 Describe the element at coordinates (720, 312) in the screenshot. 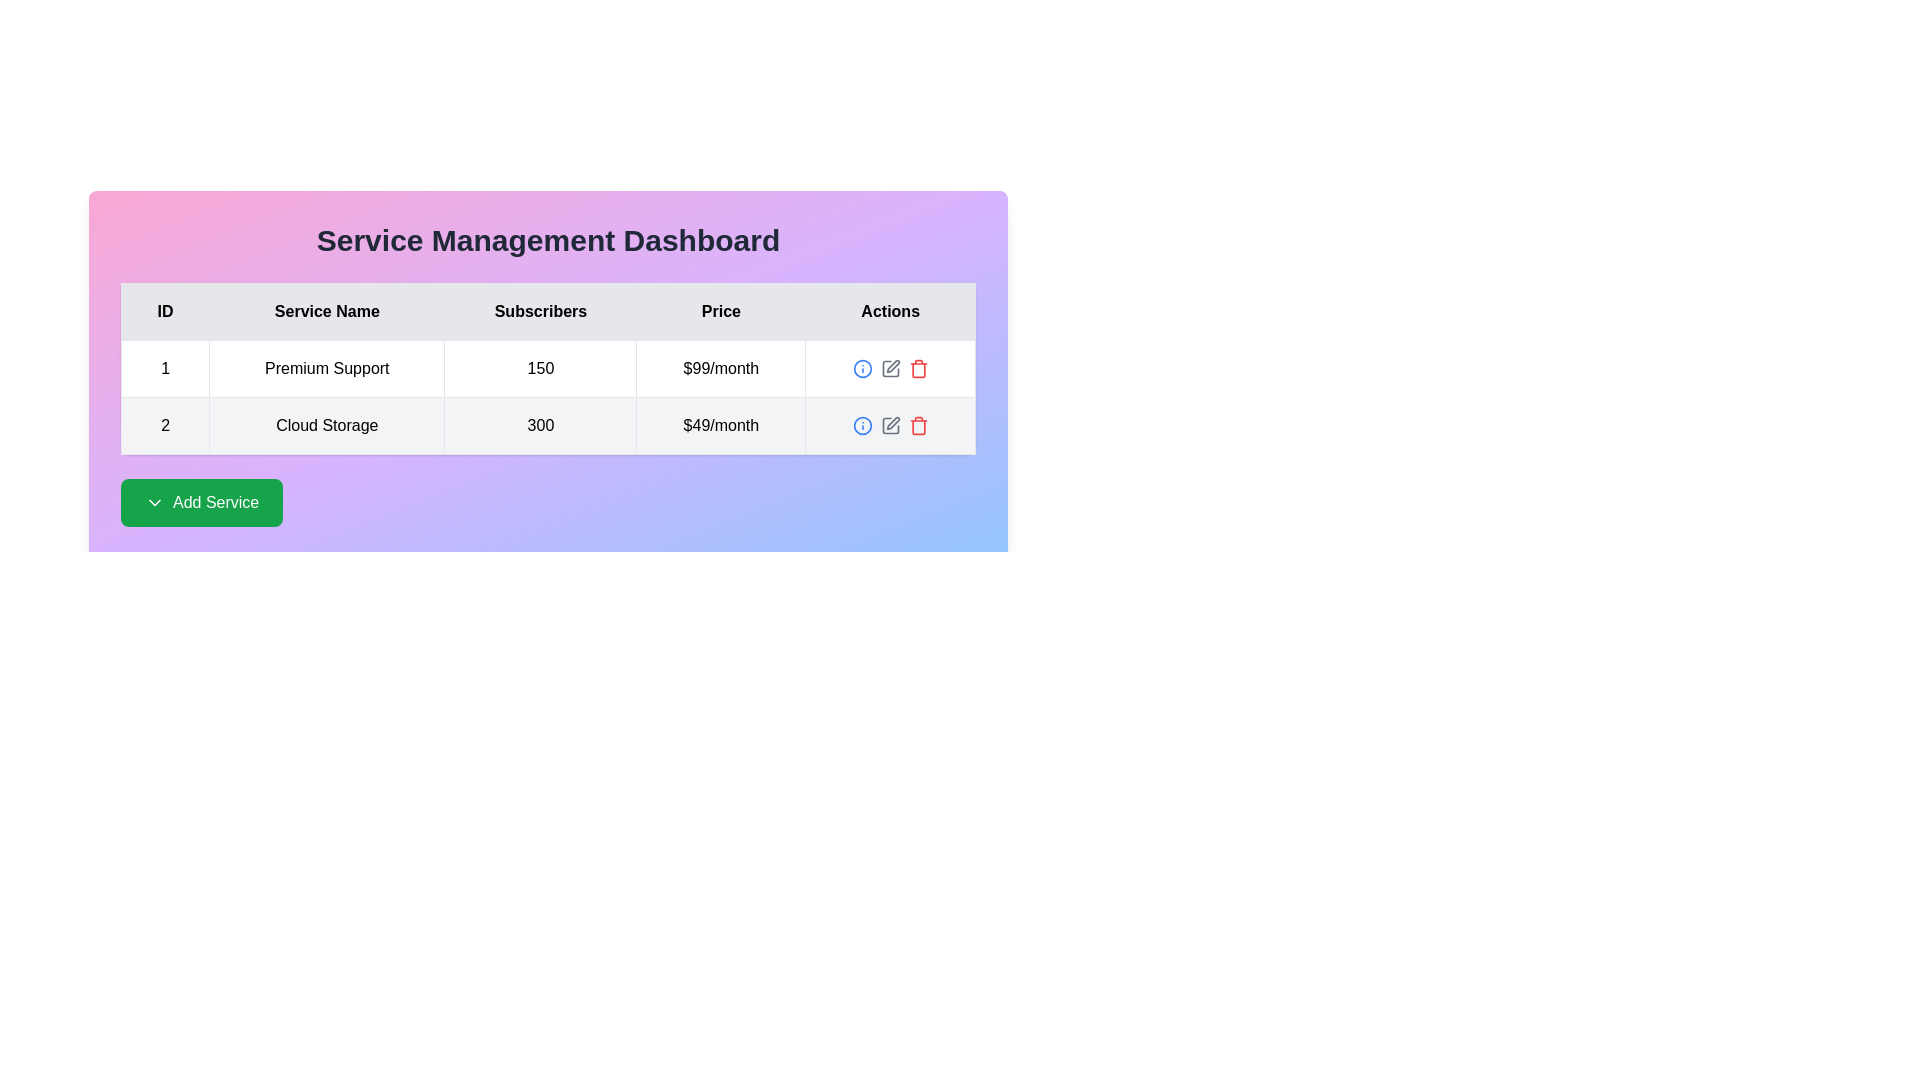

I see `text in the 'Price' column header of the table, which serves as a label for the data below it, located near the middle-right of the header row` at that location.